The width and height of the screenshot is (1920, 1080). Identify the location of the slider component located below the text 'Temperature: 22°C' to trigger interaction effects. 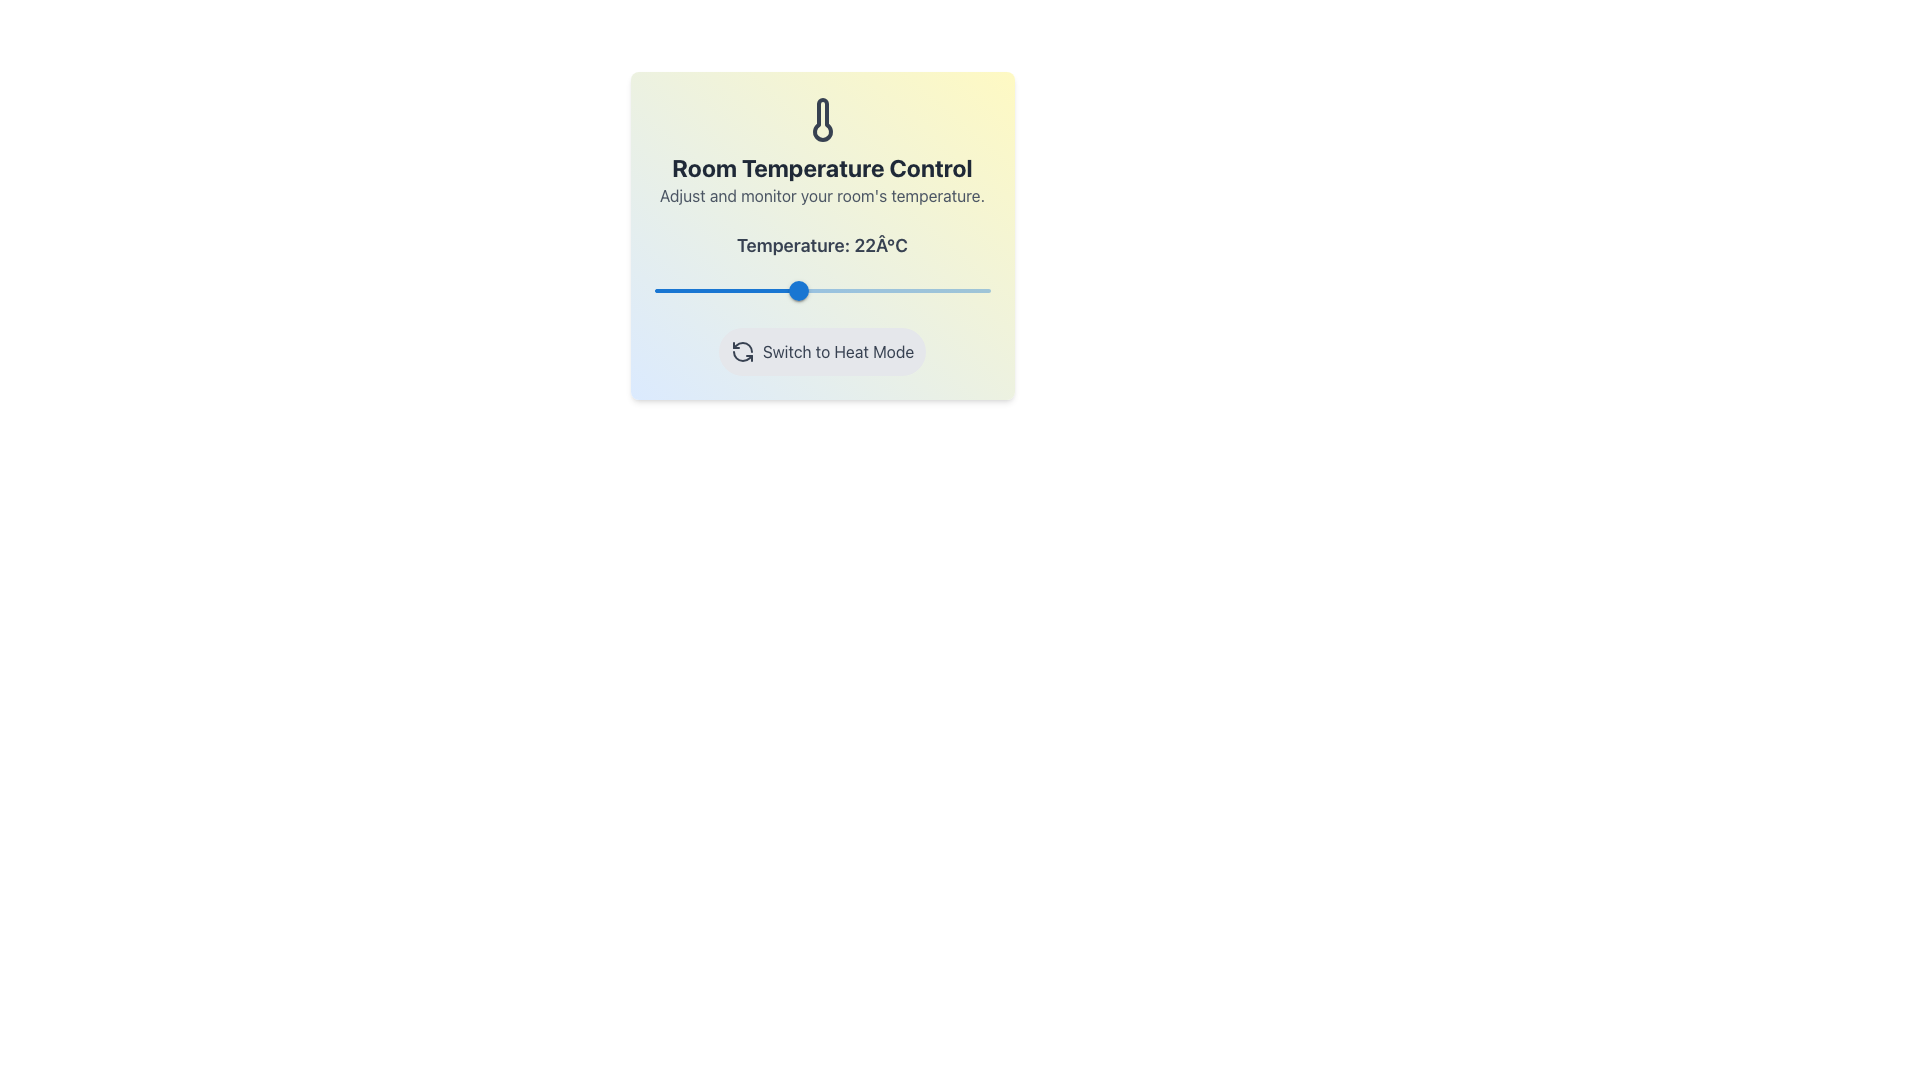
(822, 290).